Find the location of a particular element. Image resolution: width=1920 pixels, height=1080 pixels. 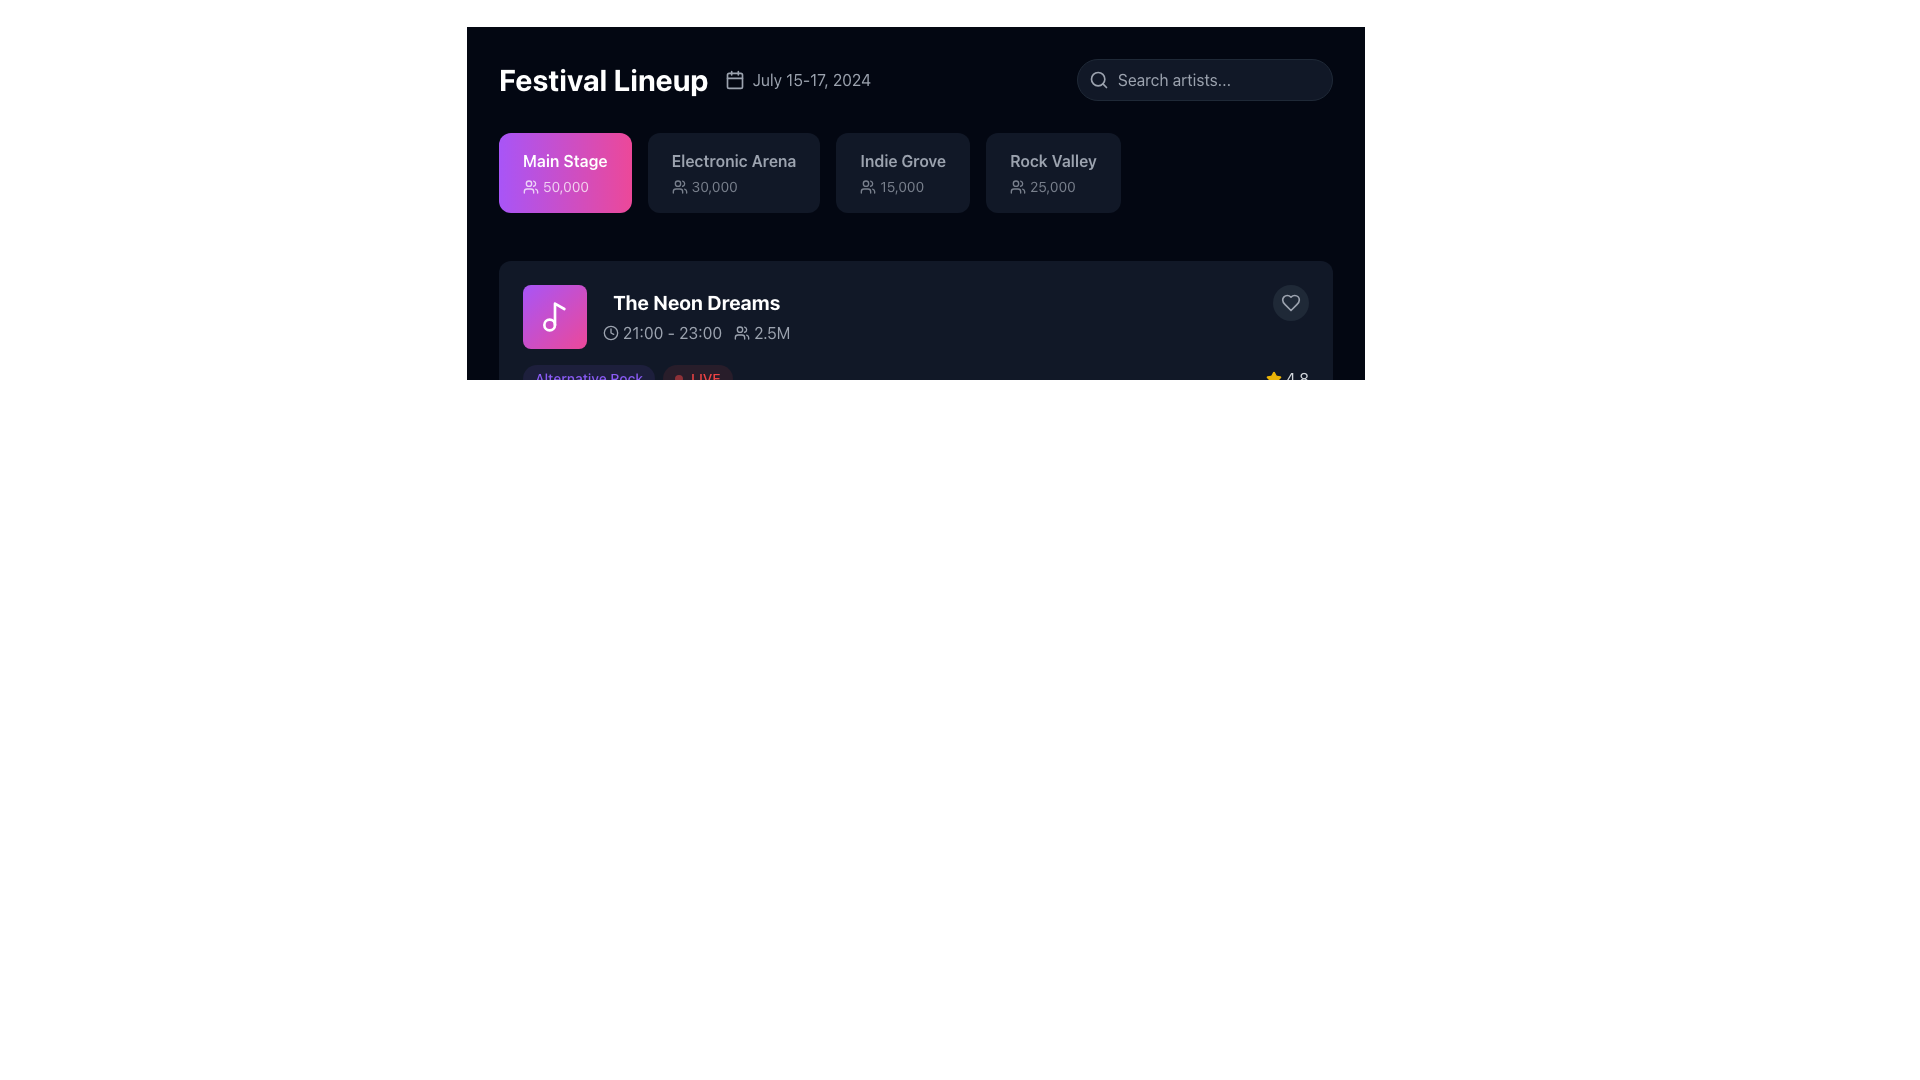

the static text label indicating the date or duration of the event, located in the top-middle section of the interface, to the right of the calendar icon is located at coordinates (811, 79).